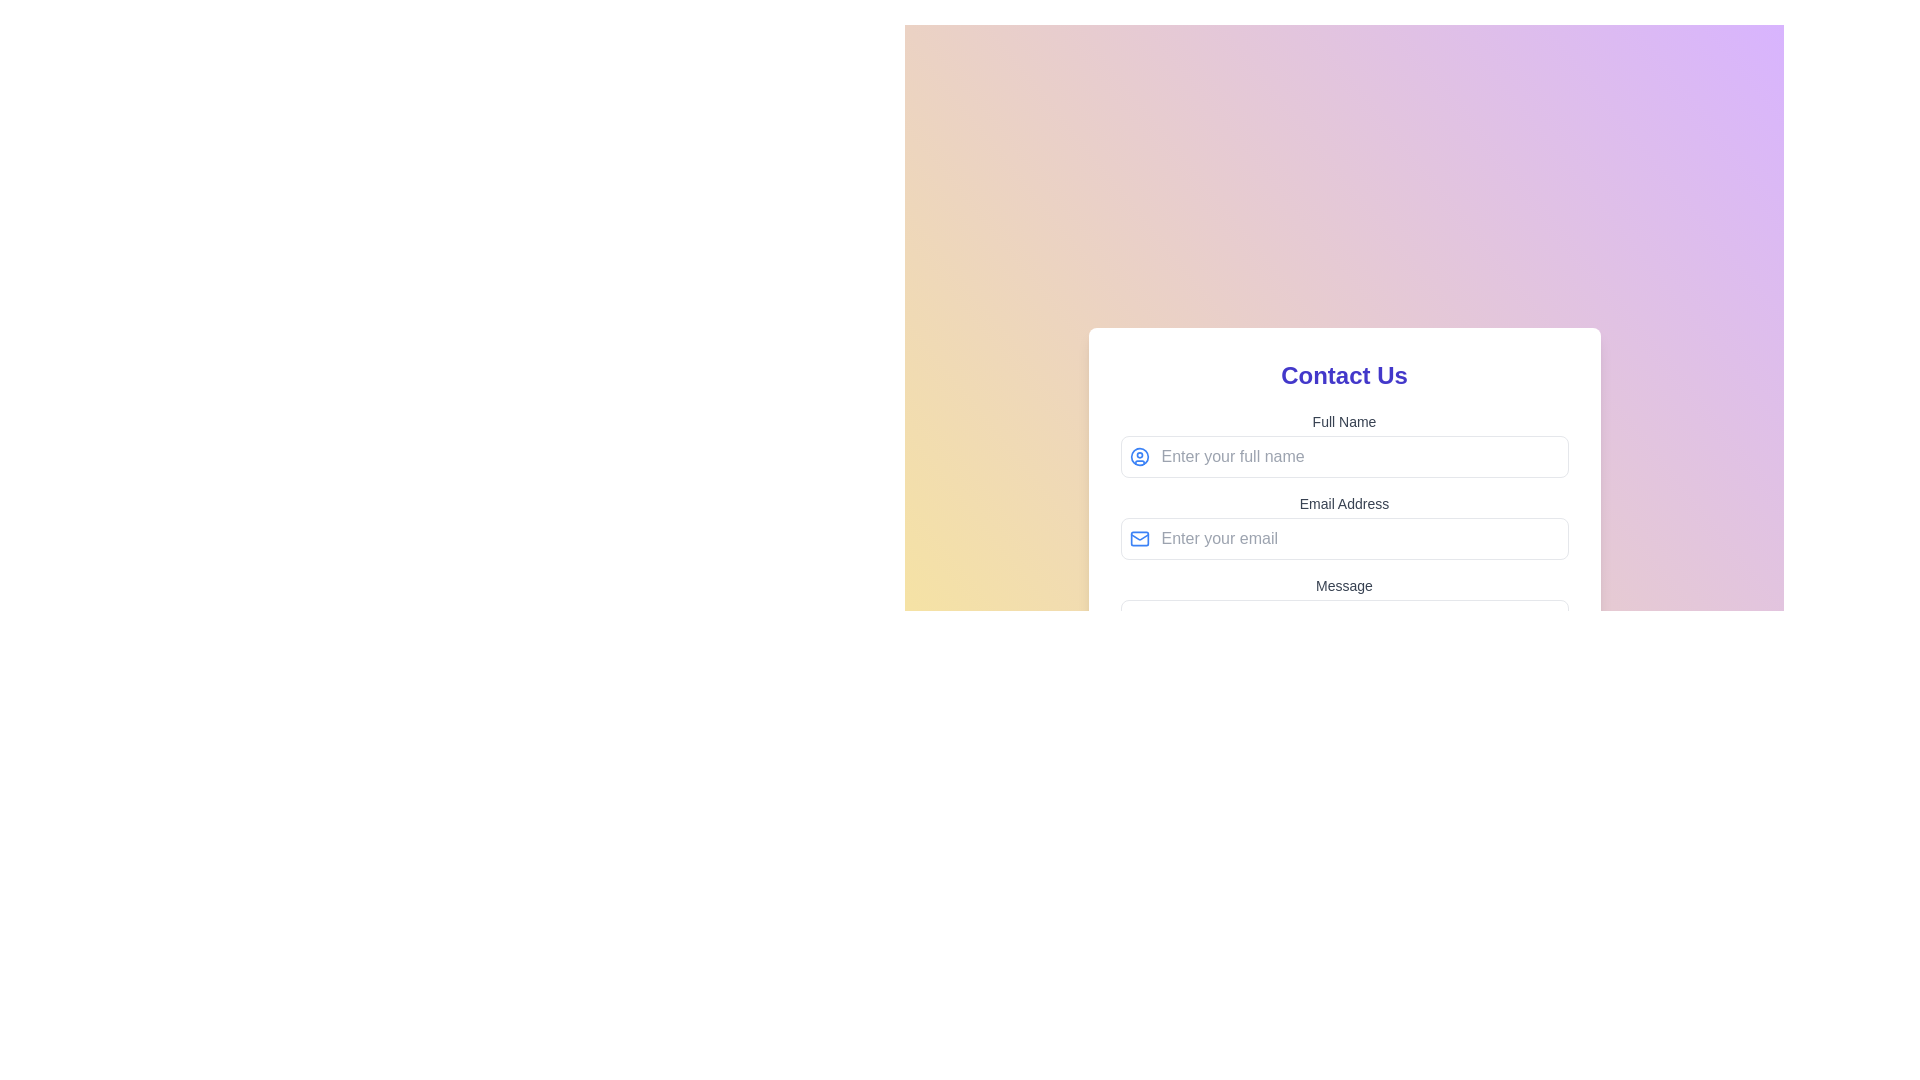 The image size is (1920, 1080). What do you see at coordinates (1344, 420) in the screenshot?
I see `the 'Full Name' label text in the contact form interface, which is styled with a medium-sized gray font and positioned above the input field for entering full names` at bounding box center [1344, 420].